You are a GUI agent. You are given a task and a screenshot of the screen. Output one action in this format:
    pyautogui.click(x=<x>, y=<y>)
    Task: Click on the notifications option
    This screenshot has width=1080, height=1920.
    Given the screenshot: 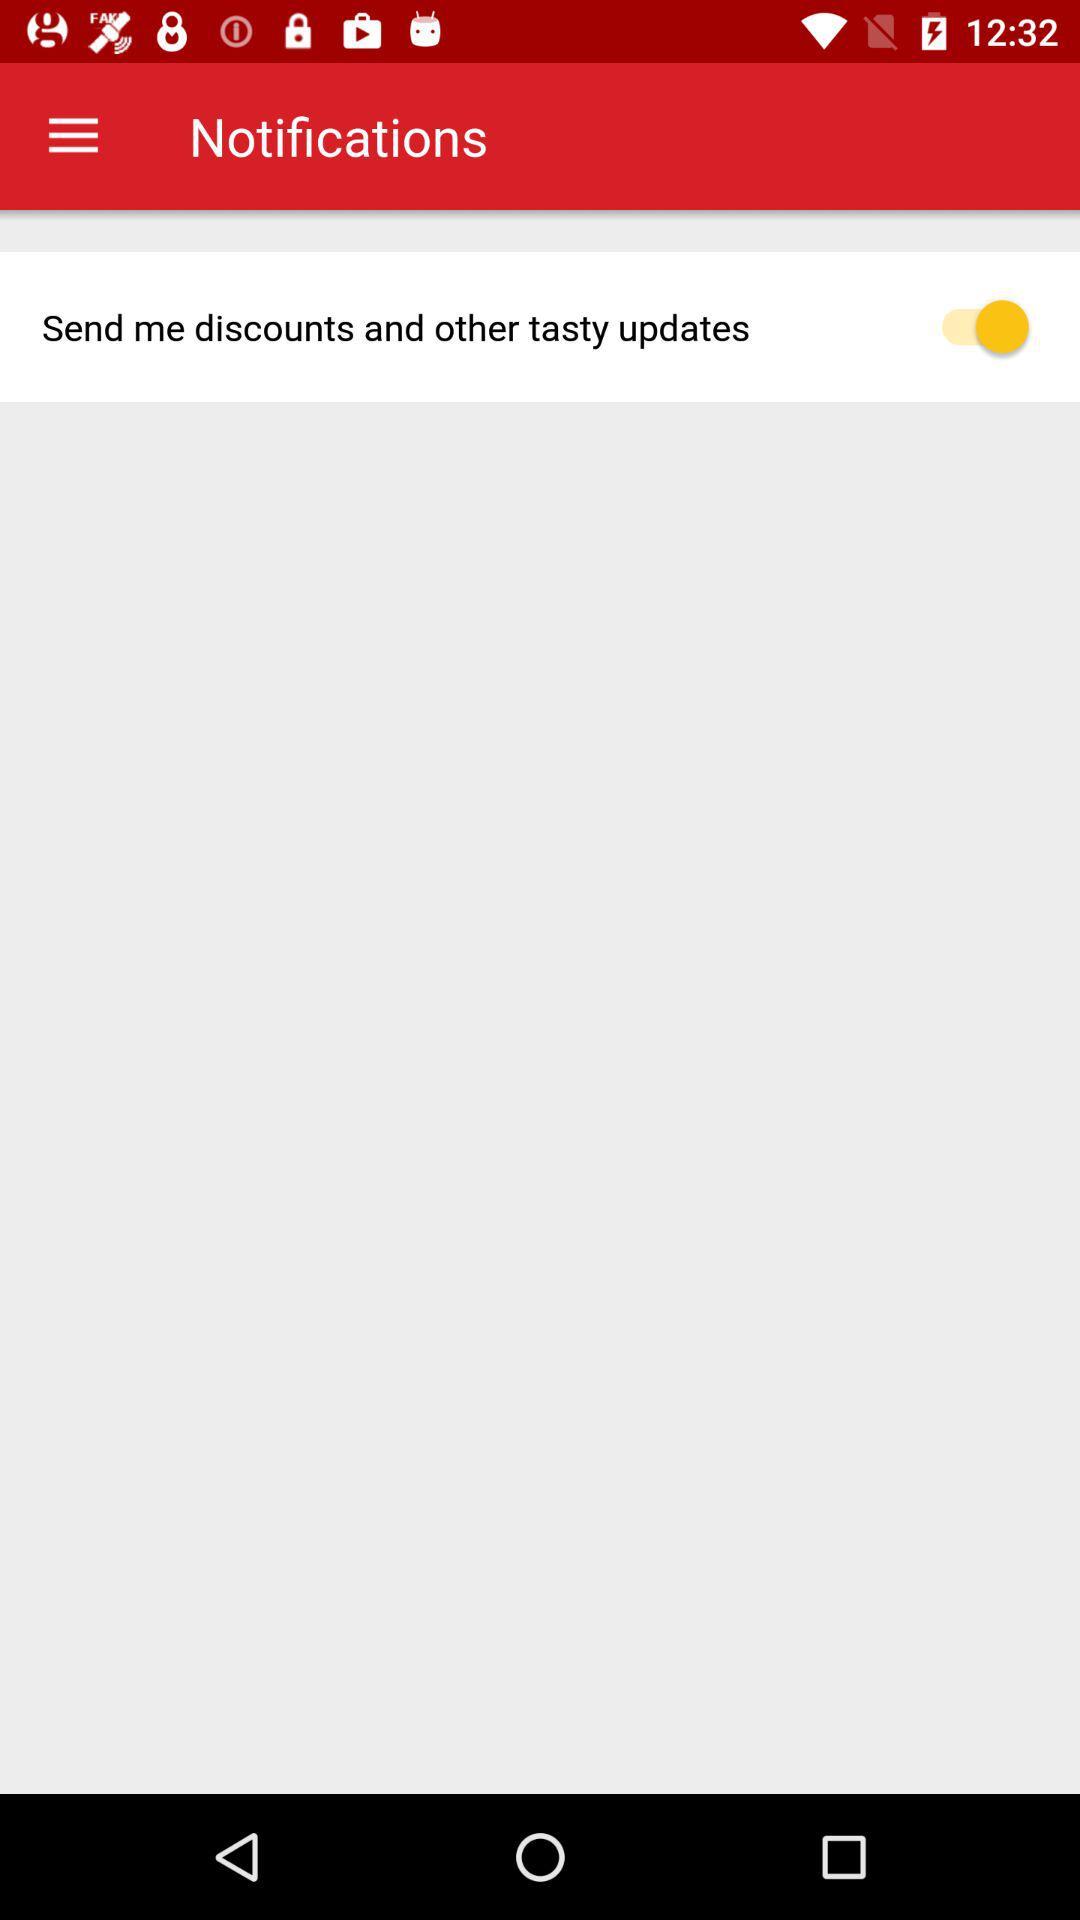 What is the action you would take?
    pyautogui.click(x=996, y=326)
    